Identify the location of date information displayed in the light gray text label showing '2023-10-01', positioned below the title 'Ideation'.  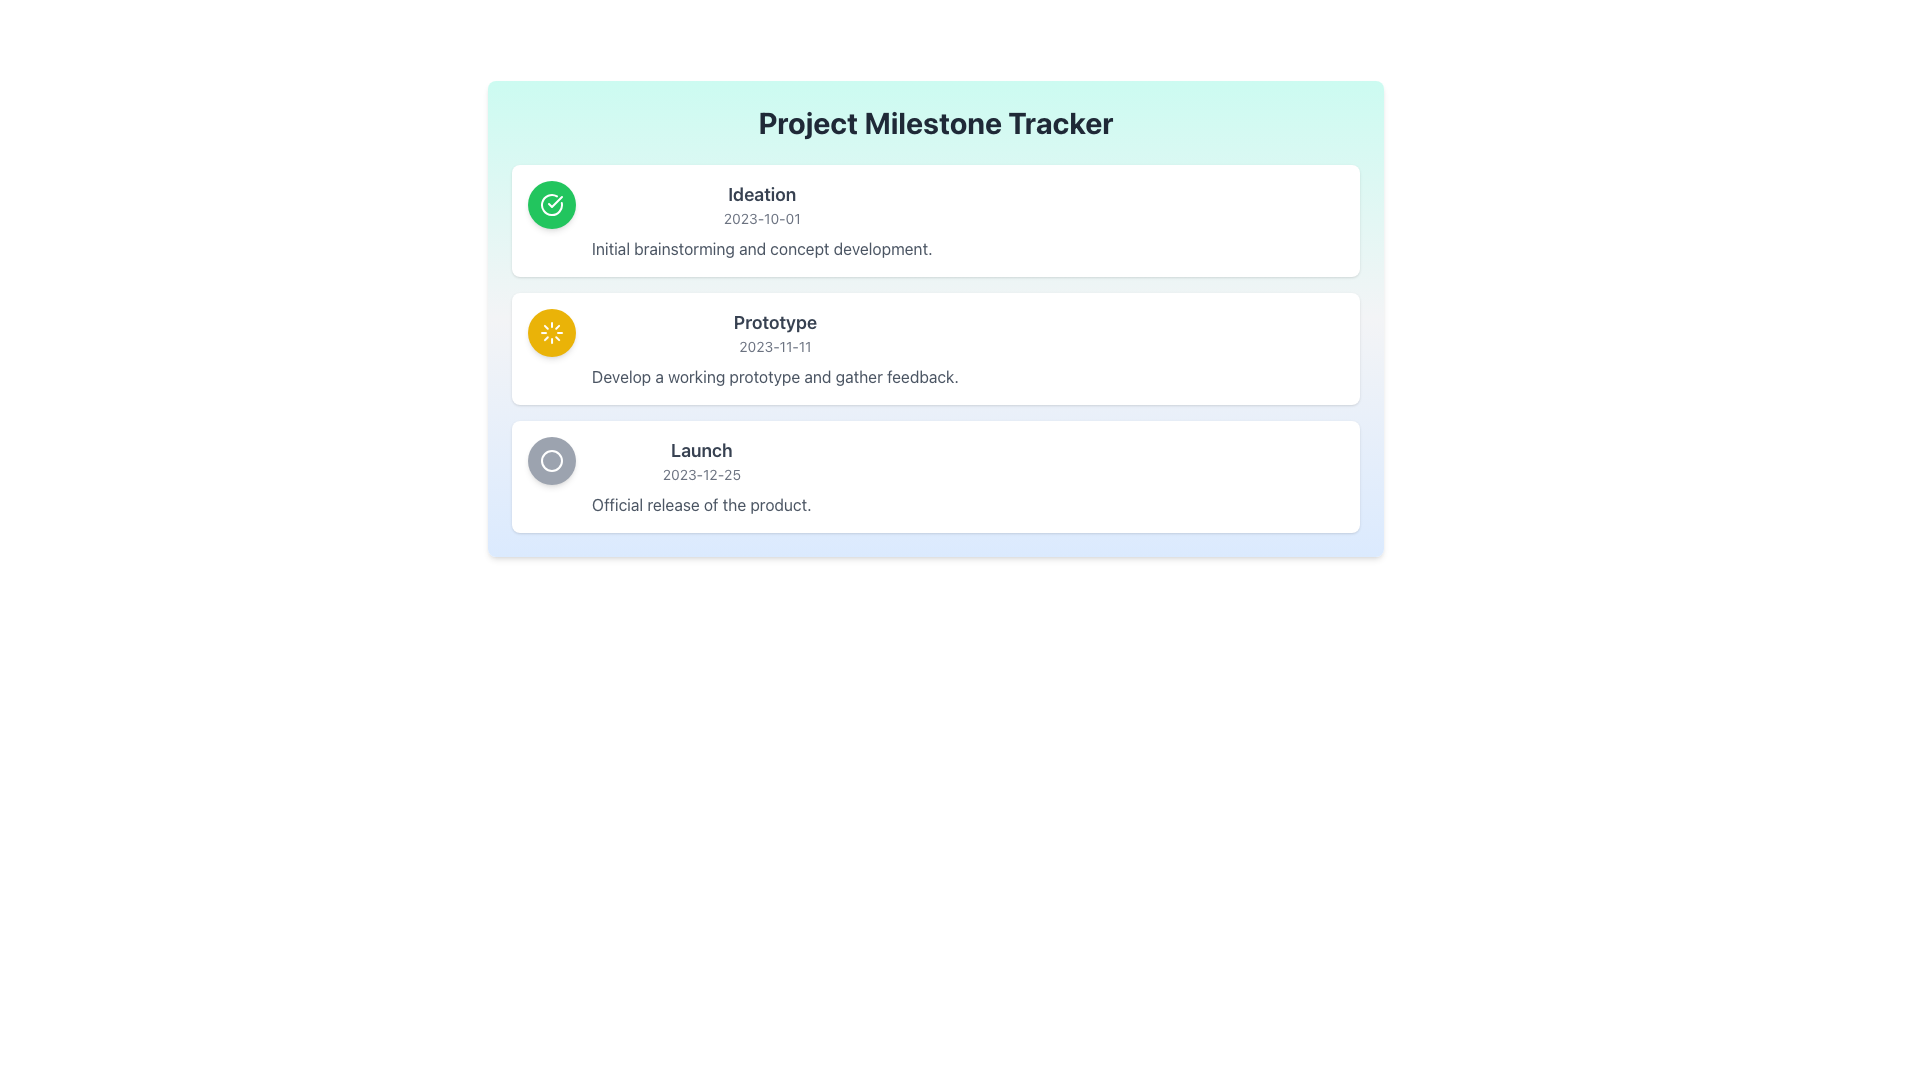
(761, 219).